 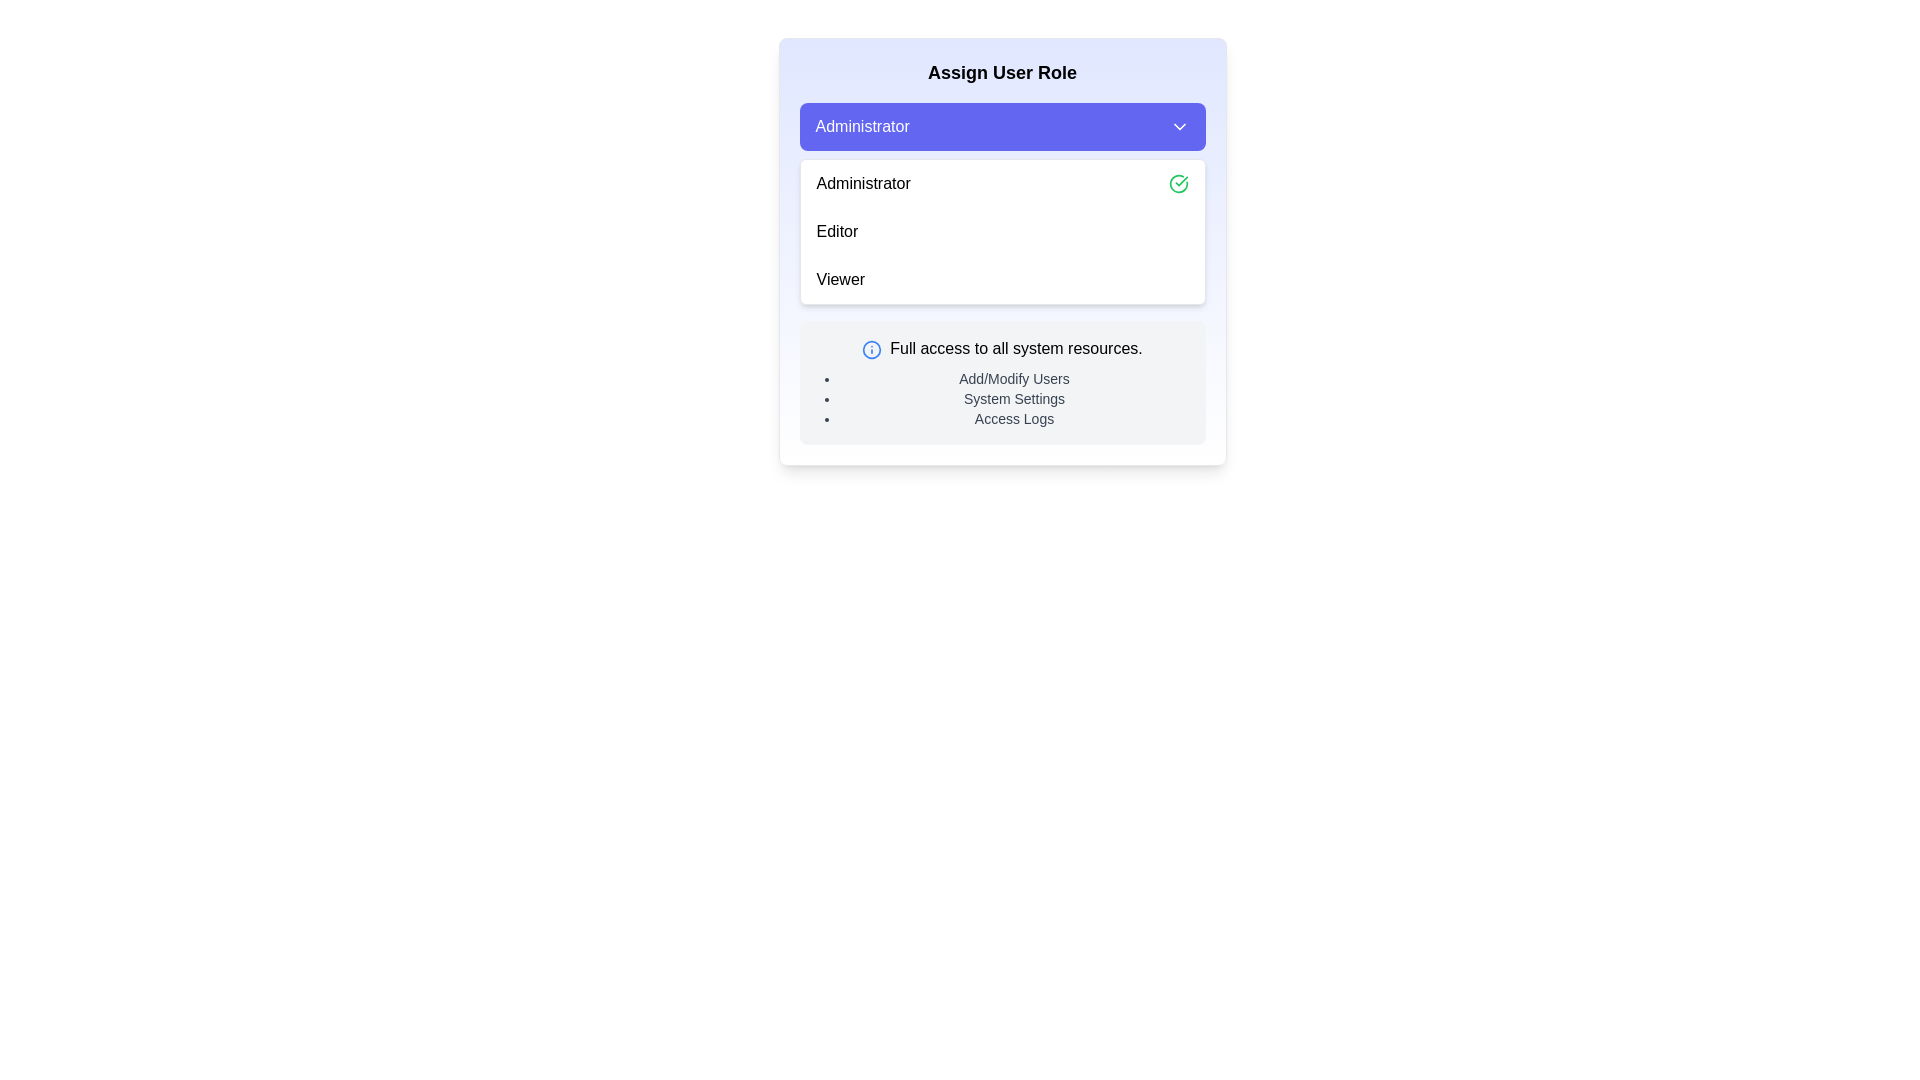 I want to click on the first list item in the dropdown menu titled 'Assign User Role' that allows selection of the 'Administrator' role, so click(x=1002, y=184).